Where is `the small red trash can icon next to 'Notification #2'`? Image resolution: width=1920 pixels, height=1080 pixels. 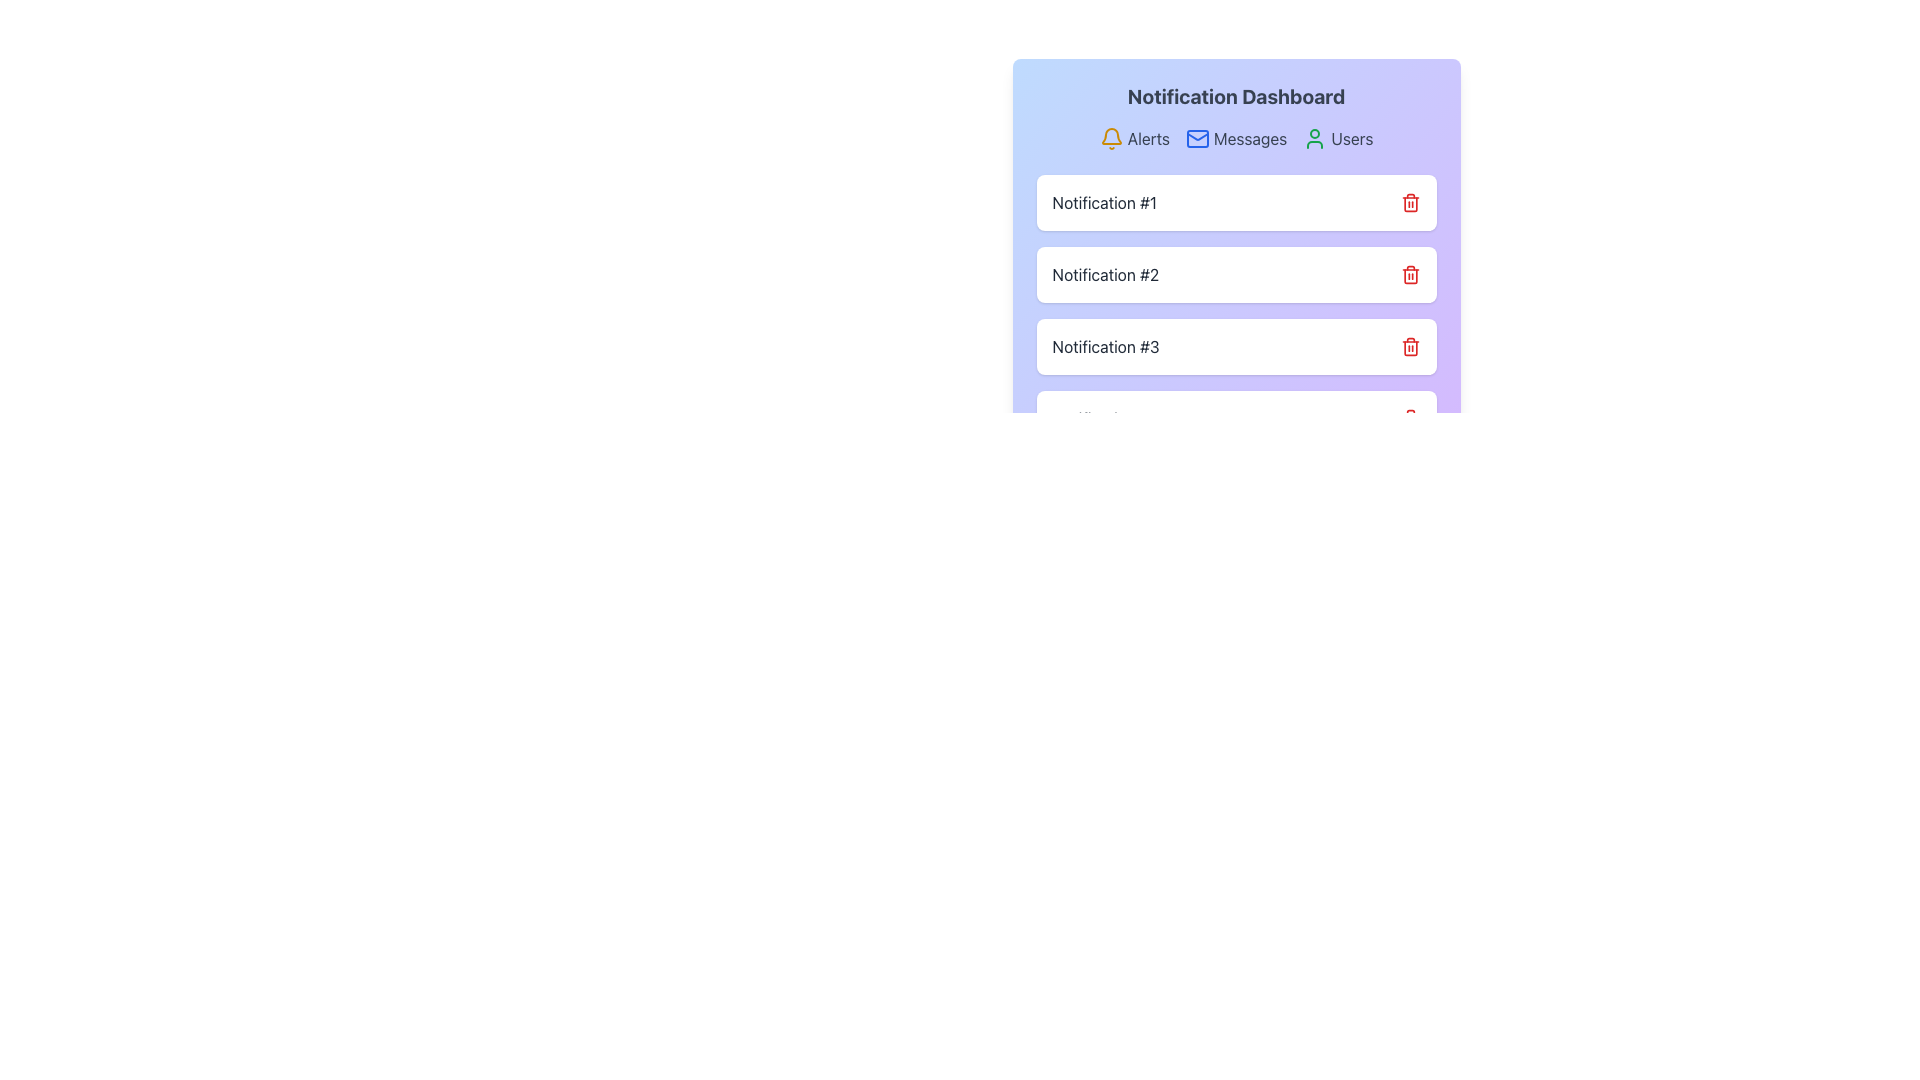
the small red trash can icon next to 'Notification #2' is located at coordinates (1409, 274).